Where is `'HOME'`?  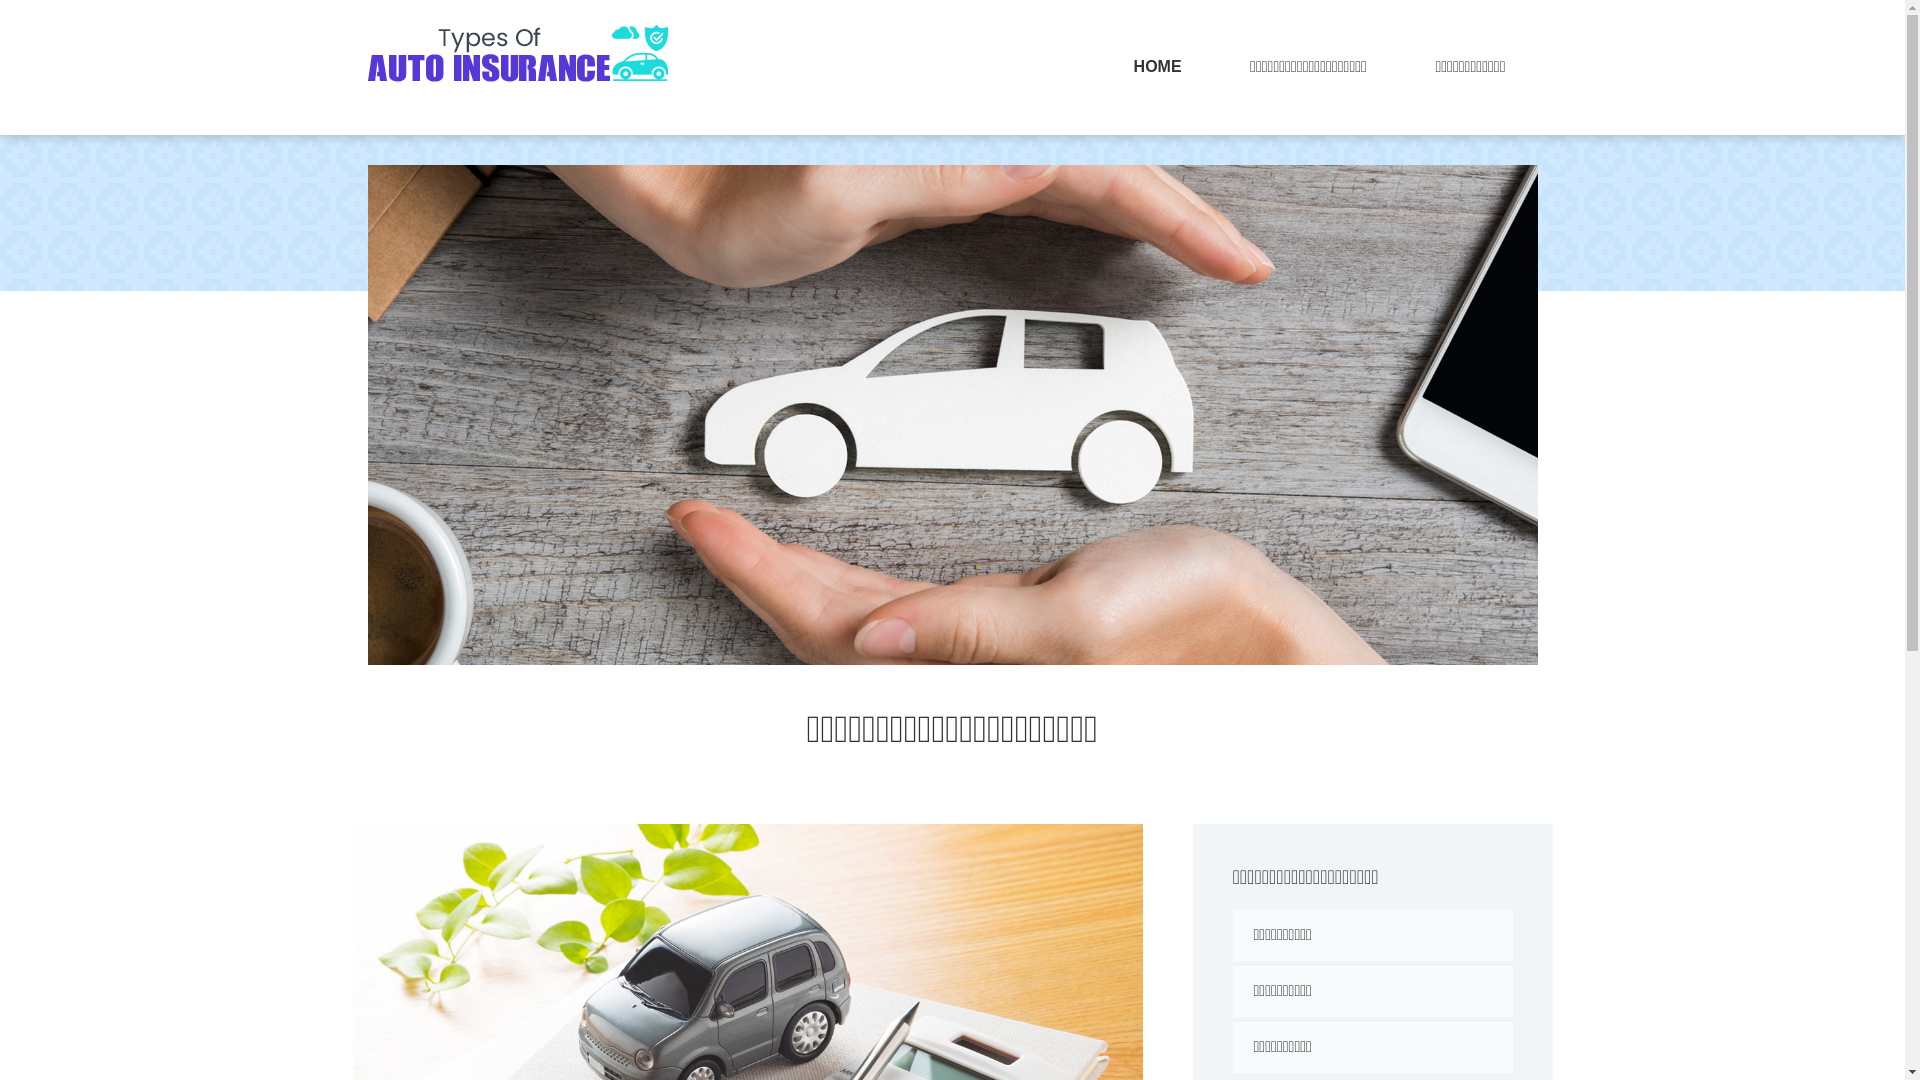 'HOME' is located at coordinates (1157, 66).